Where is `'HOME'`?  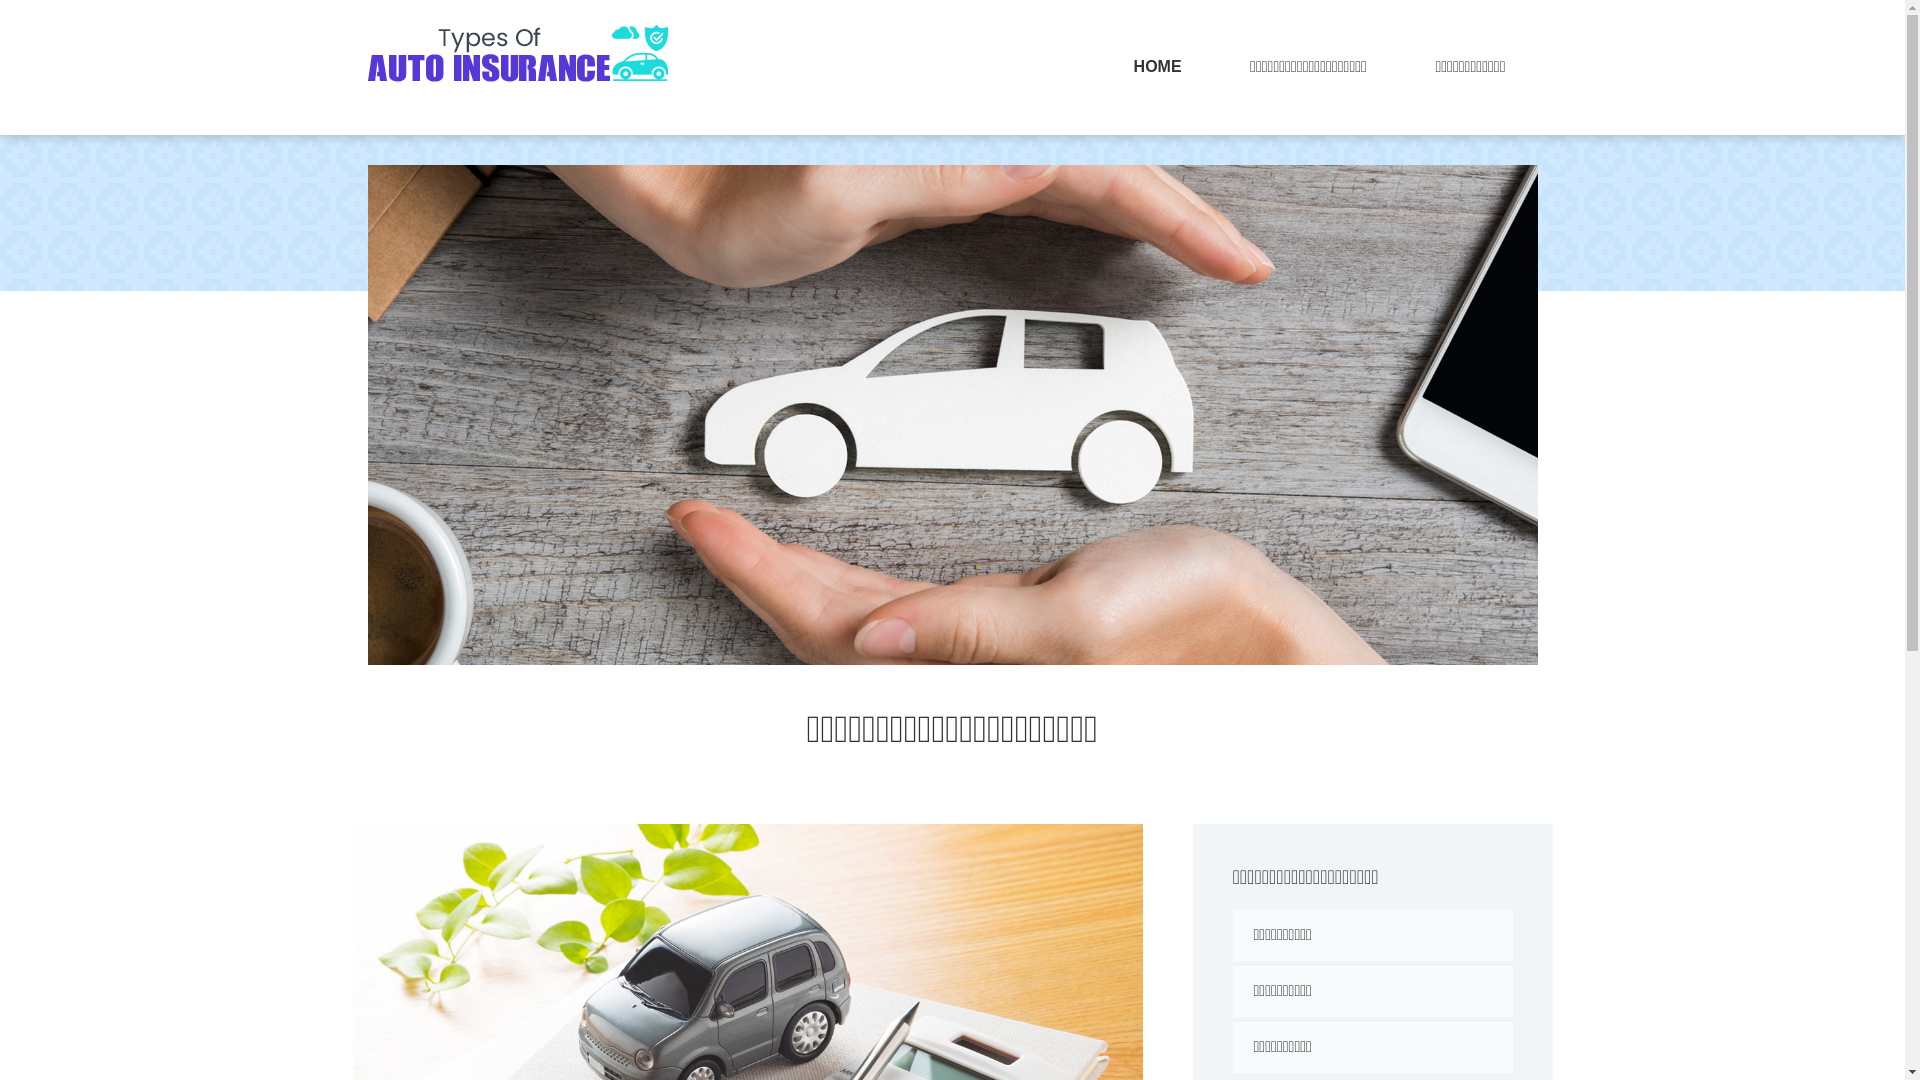 'HOME' is located at coordinates (1157, 66).